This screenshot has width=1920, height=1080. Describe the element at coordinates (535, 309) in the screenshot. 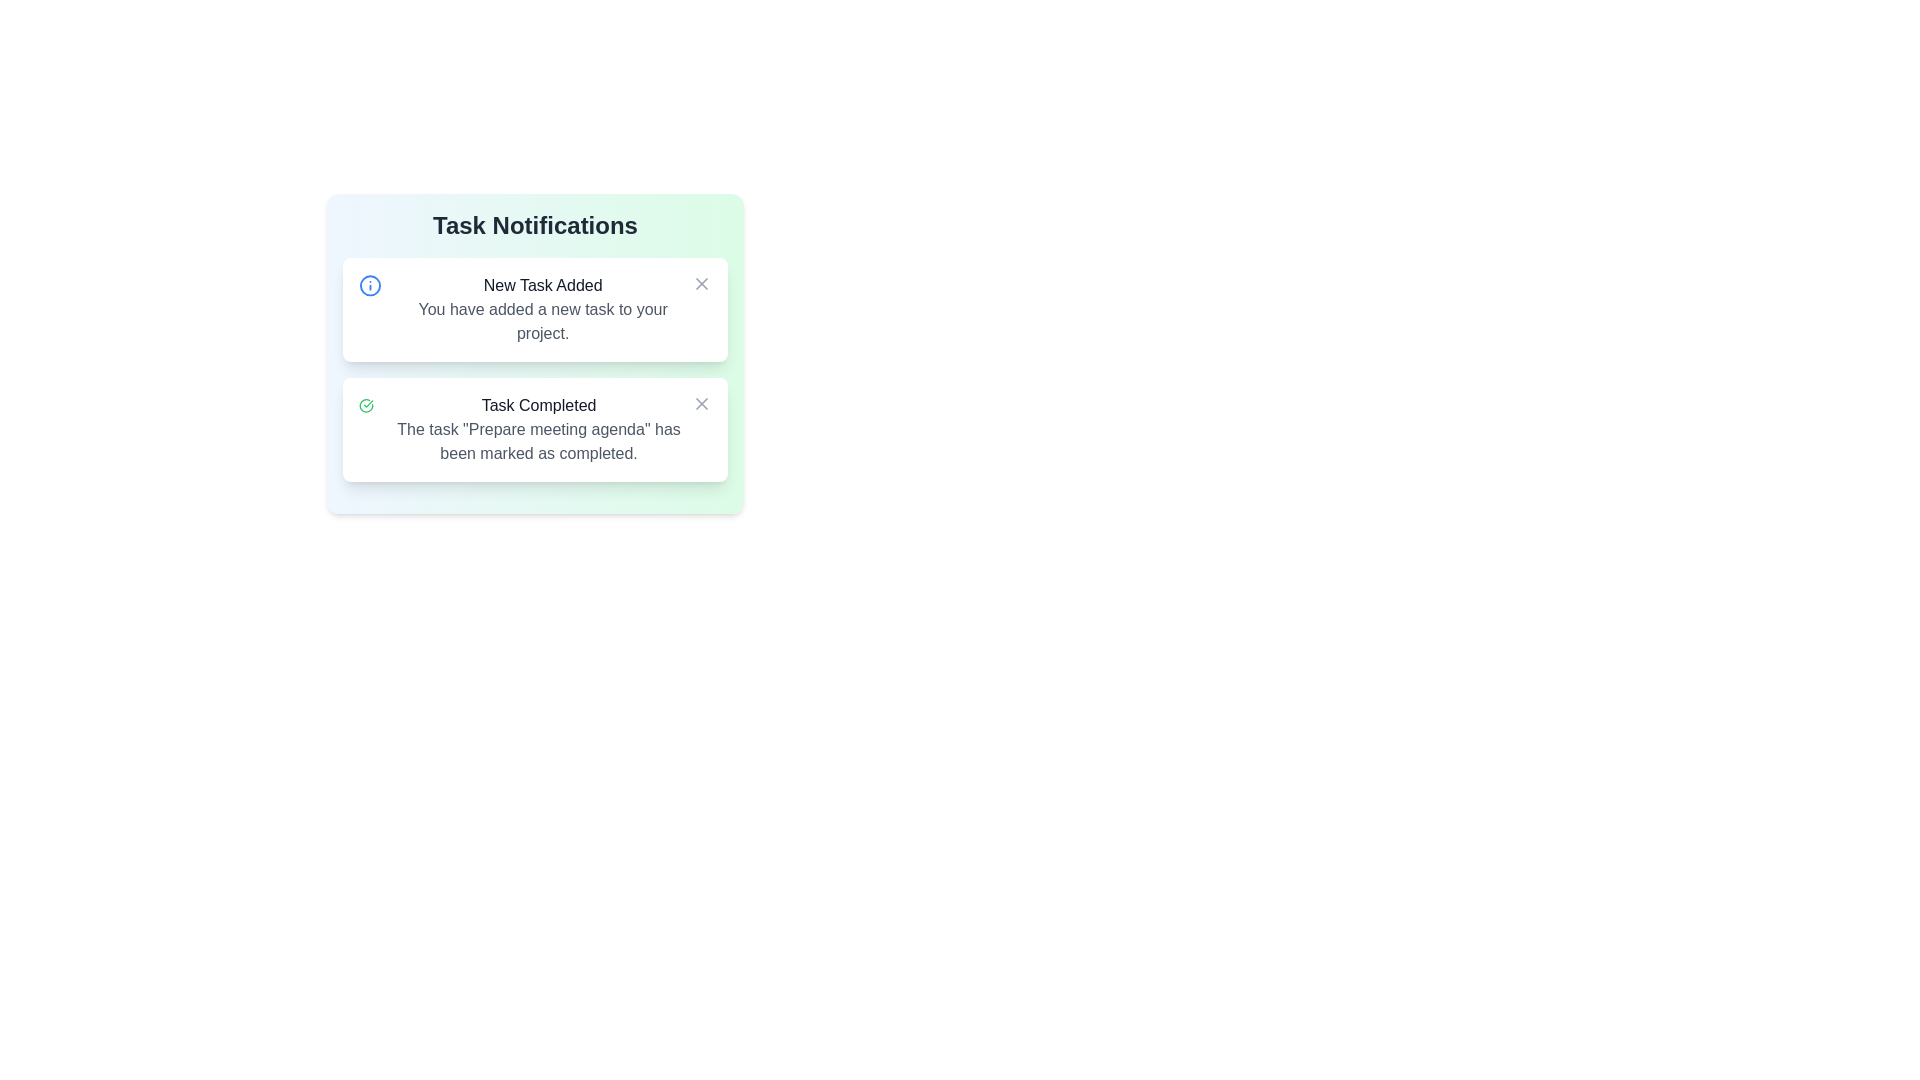

I see `the notification 1 to read its details` at that location.